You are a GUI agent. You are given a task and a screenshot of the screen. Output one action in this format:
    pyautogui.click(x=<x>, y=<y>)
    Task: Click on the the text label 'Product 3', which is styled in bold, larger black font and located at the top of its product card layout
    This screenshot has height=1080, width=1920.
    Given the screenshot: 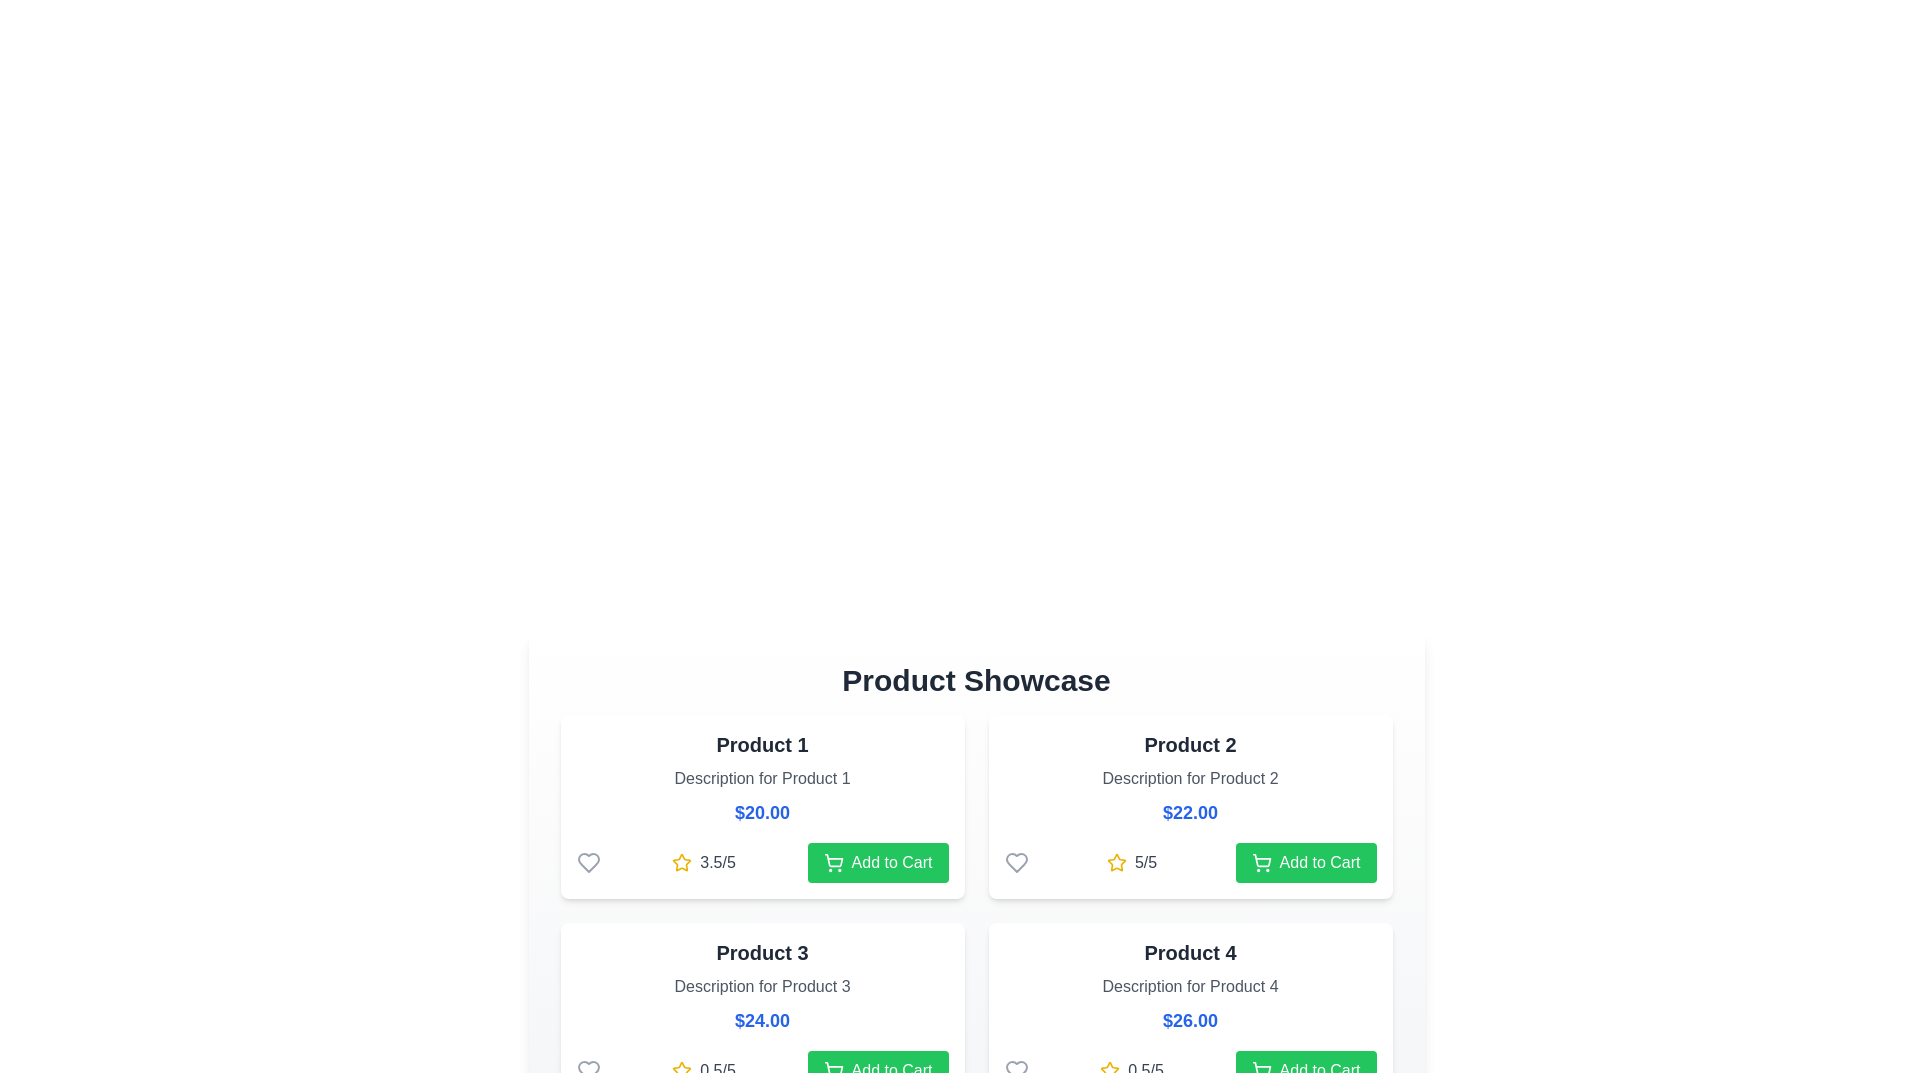 What is the action you would take?
    pyautogui.click(x=761, y=951)
    